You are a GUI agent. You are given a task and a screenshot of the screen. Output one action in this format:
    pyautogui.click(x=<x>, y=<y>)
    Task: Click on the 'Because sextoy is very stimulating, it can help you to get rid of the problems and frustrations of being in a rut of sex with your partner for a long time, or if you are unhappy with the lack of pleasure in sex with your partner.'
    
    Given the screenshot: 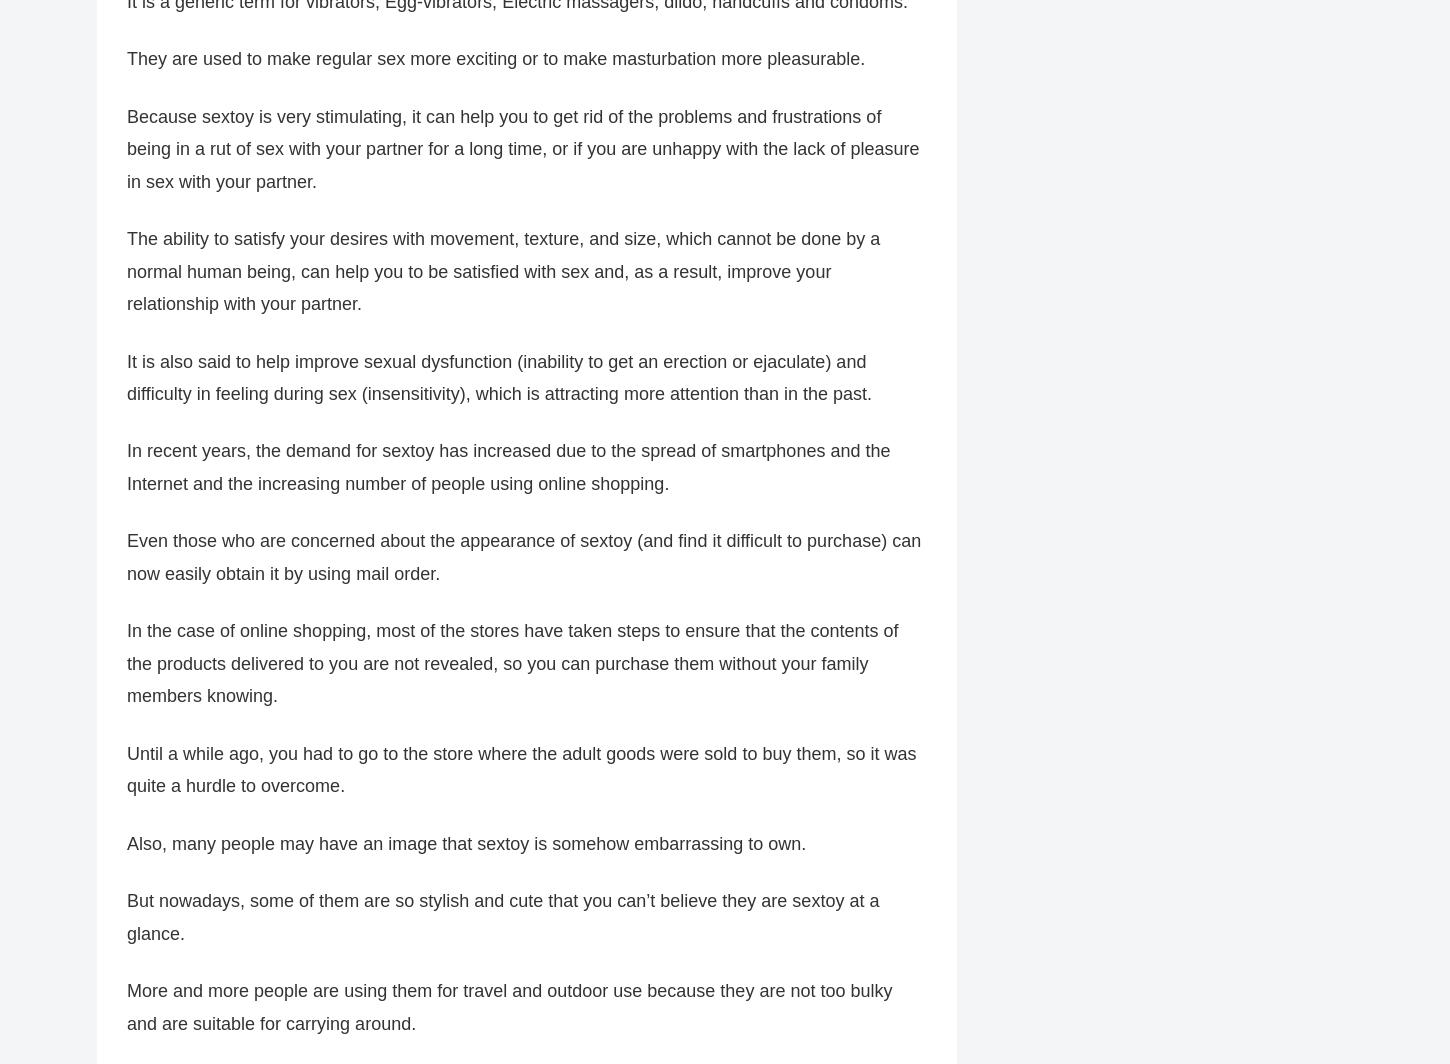 What is the action you would take?
    pyautogui.click(x=523, y=148)
    